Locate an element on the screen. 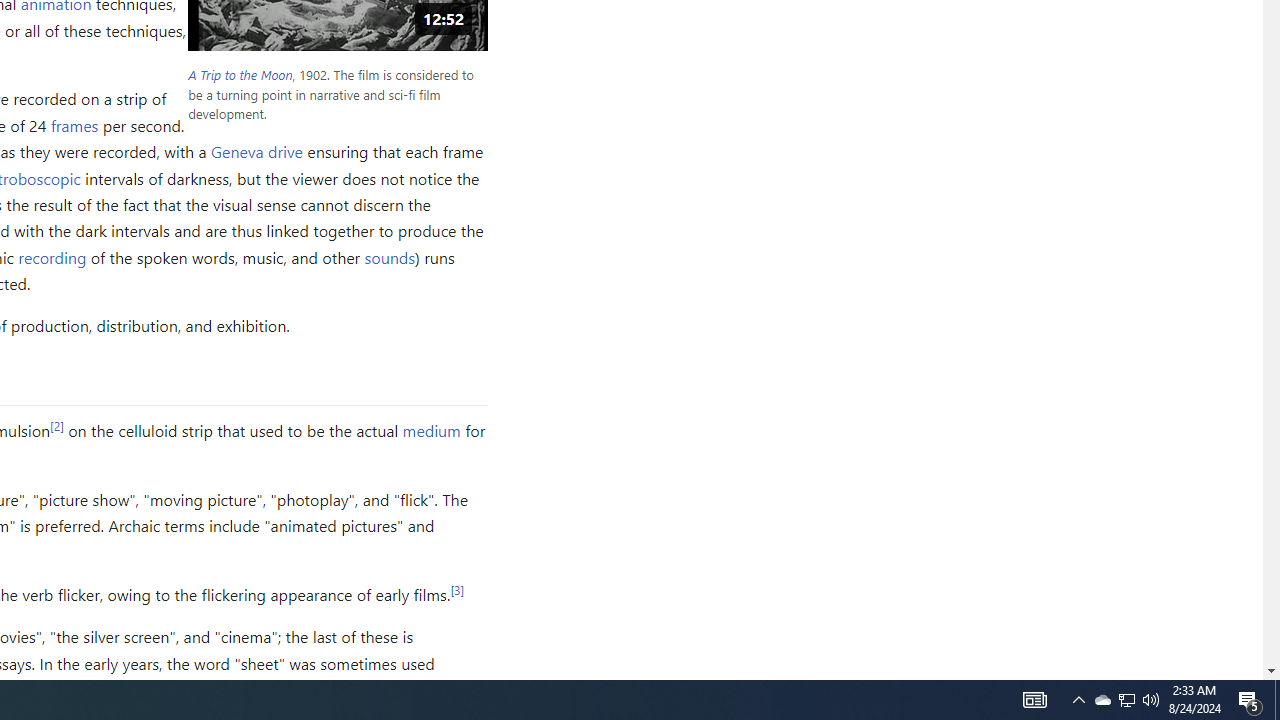 The width and height of the screenshot is (1280, 720). '[2]' is located at coordinates (56, 424).